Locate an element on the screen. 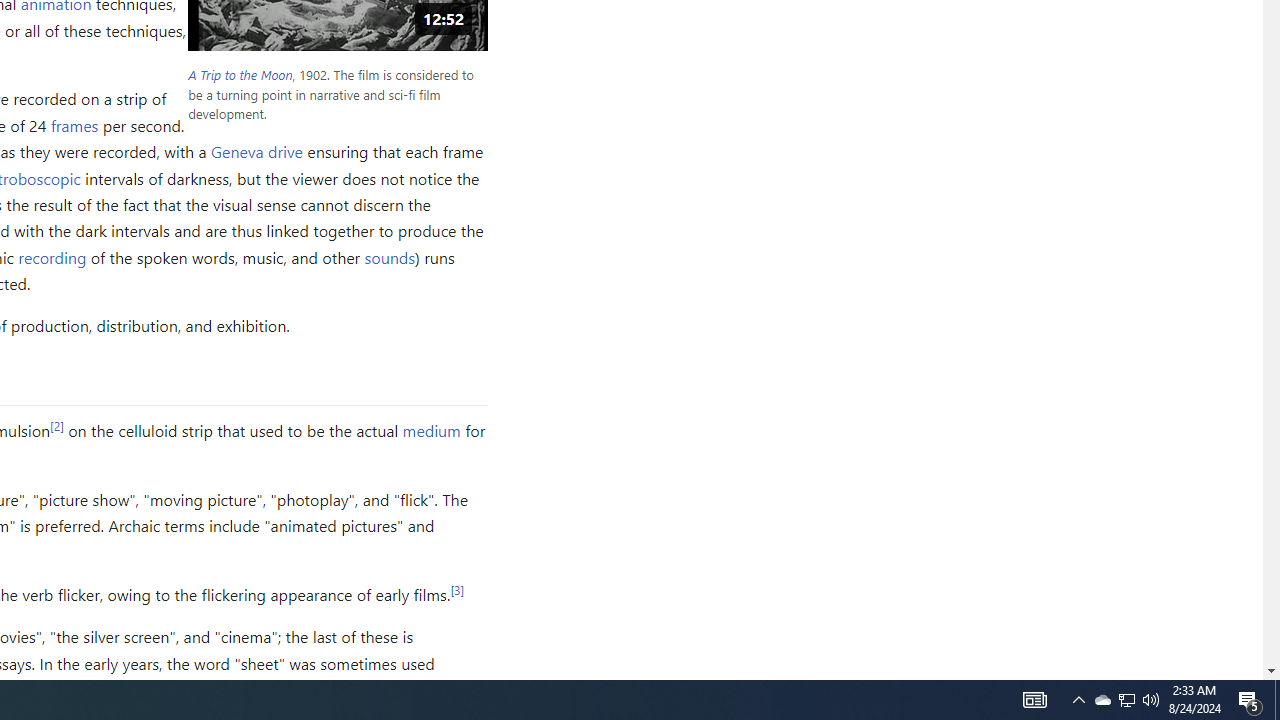 The width and height of the screenshot is (1280, 720). '[2]' is located at coordinates (56, 424).